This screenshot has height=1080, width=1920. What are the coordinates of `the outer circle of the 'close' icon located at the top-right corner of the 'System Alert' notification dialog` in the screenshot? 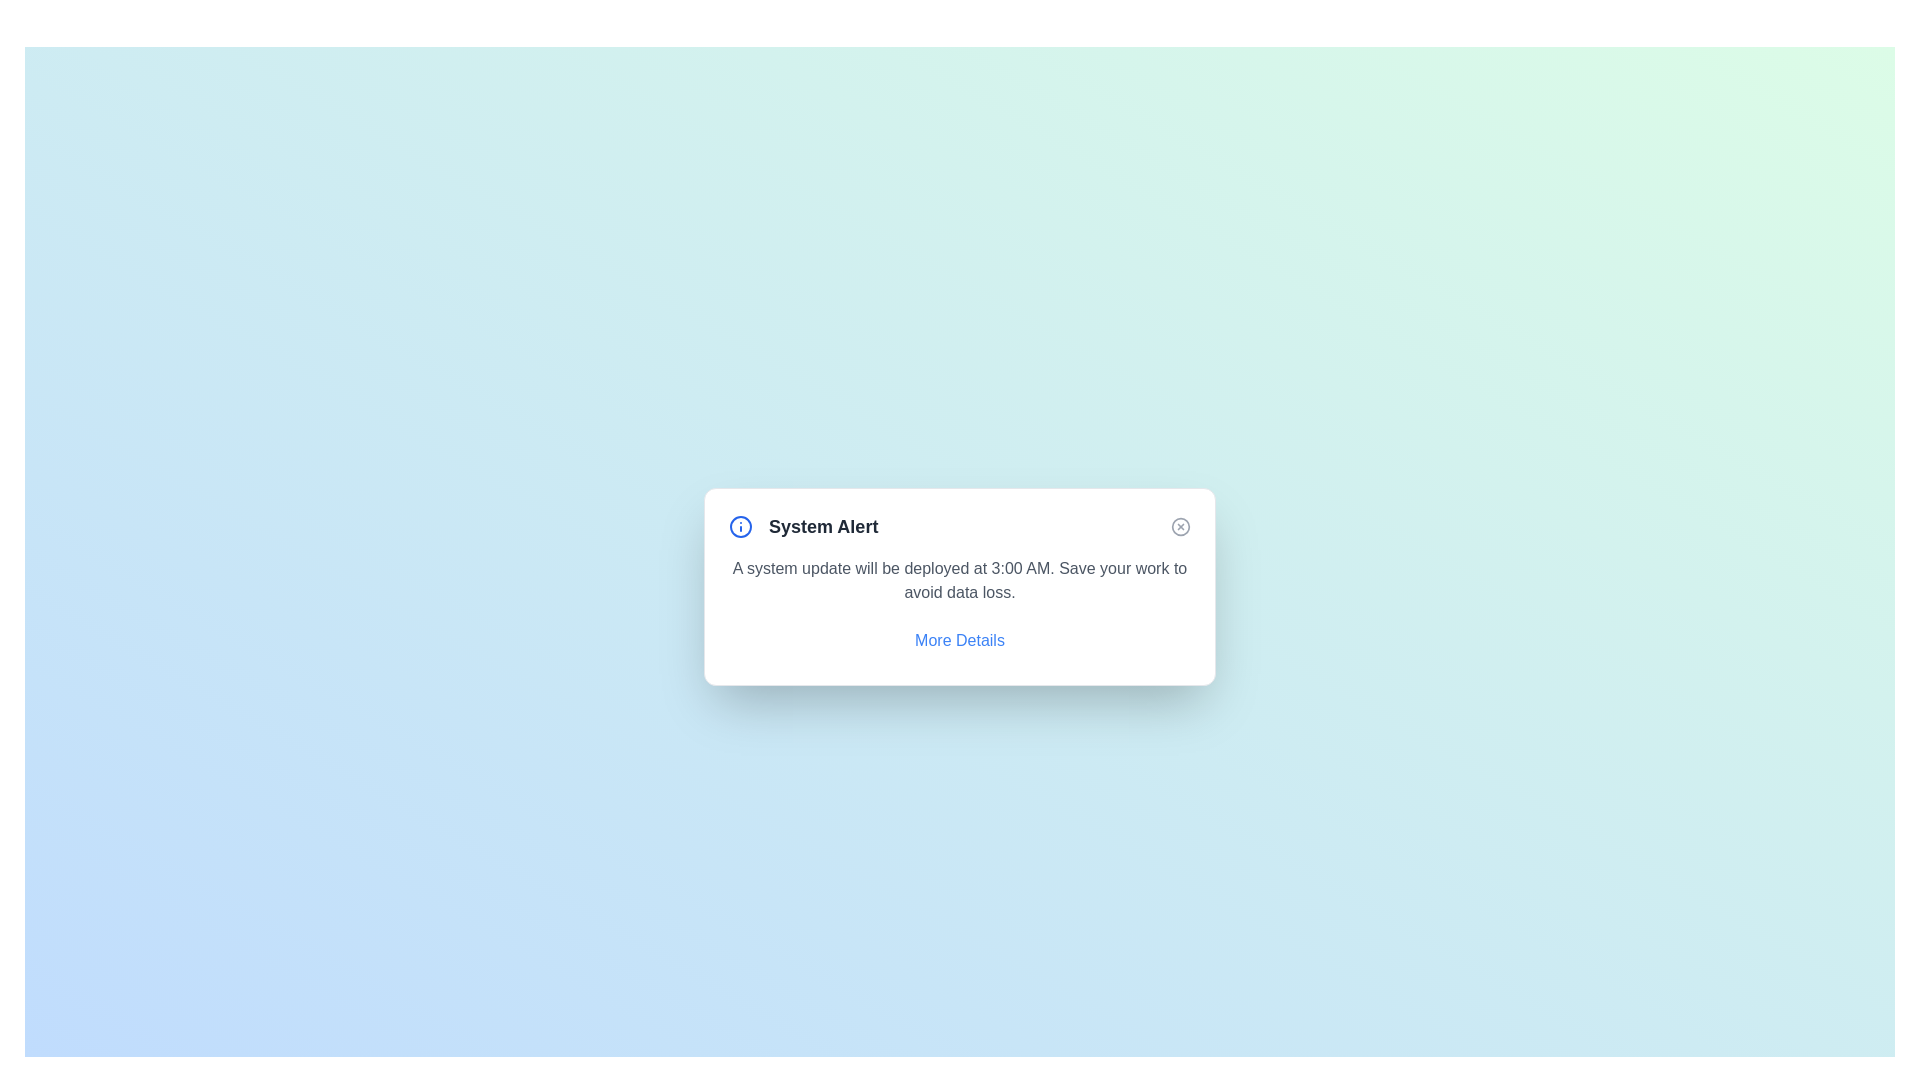 It's located at (1180, 526).